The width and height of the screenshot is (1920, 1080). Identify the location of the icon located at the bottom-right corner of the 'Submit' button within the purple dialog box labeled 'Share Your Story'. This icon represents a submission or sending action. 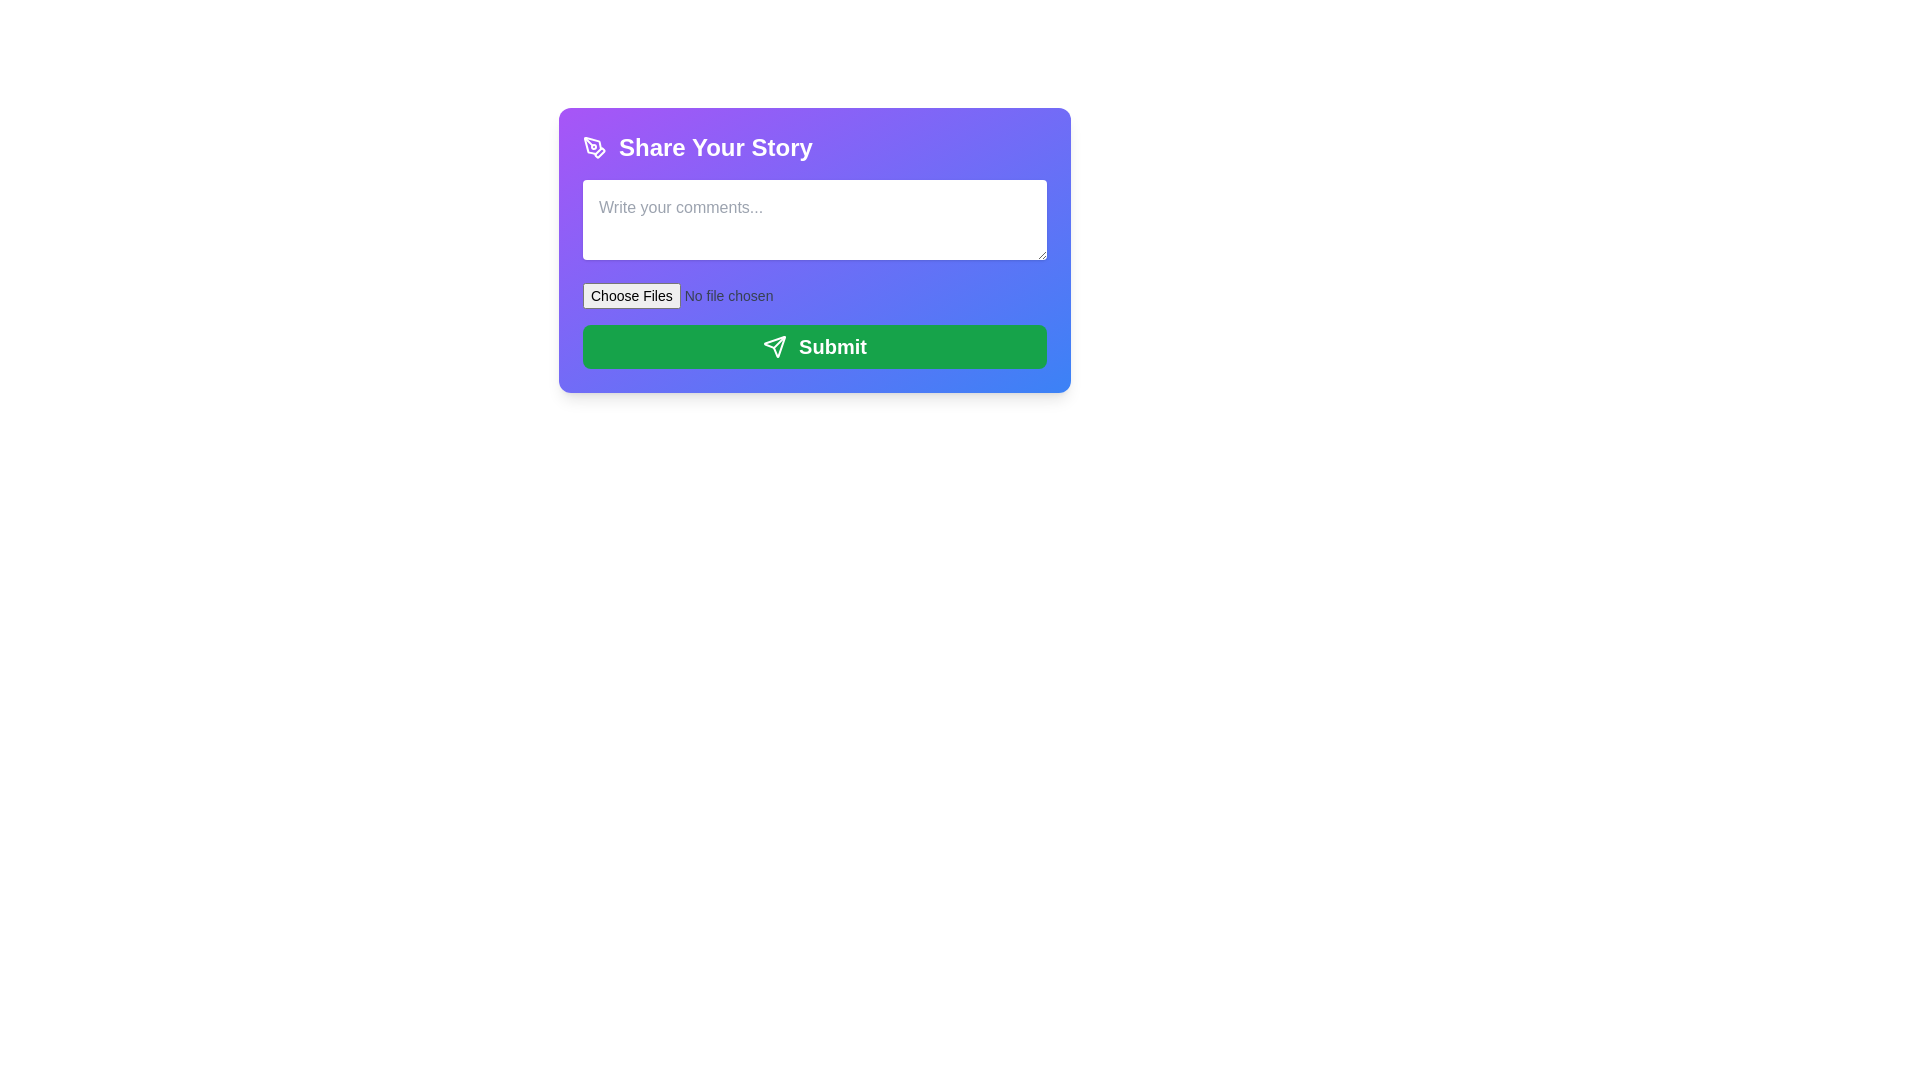
(774, 346).